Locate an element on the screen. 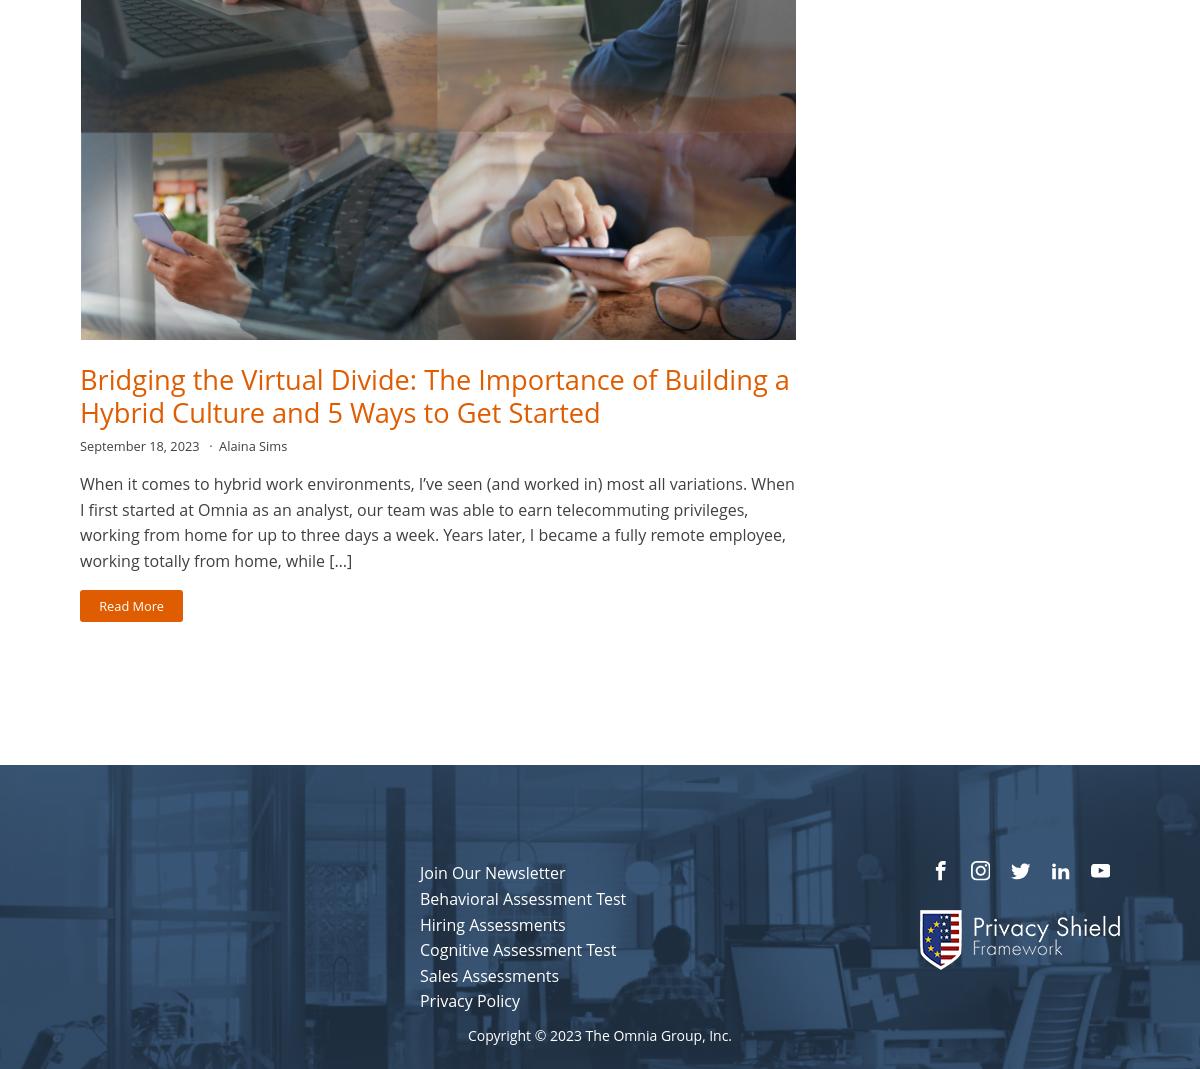 The height and width of the screenshot is (1069, 1200). 'September 18, 2023' is located at coordinates (80, 444).